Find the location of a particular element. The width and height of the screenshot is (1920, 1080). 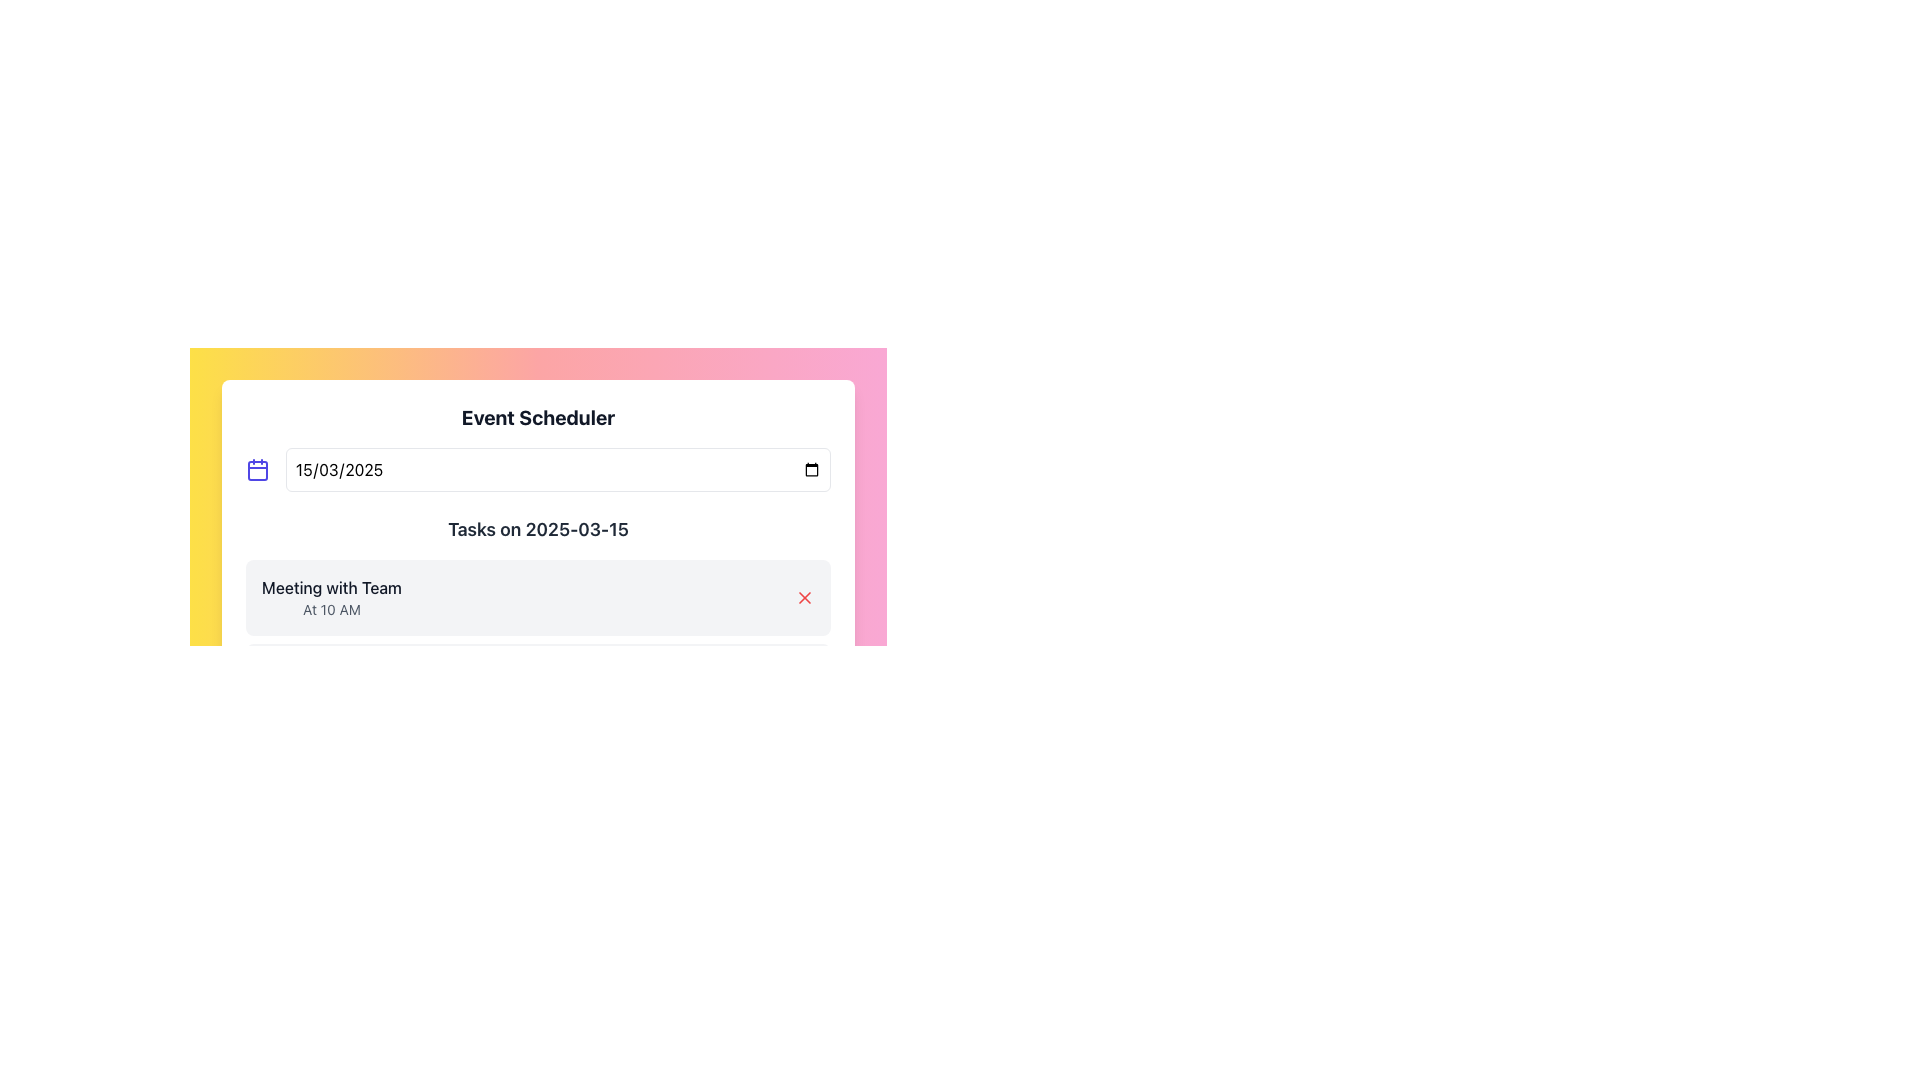

the text label displaying the time information 'At 10 AM', located directly below the main label 'Meeting with Team' is located at coordinates (331, 608).